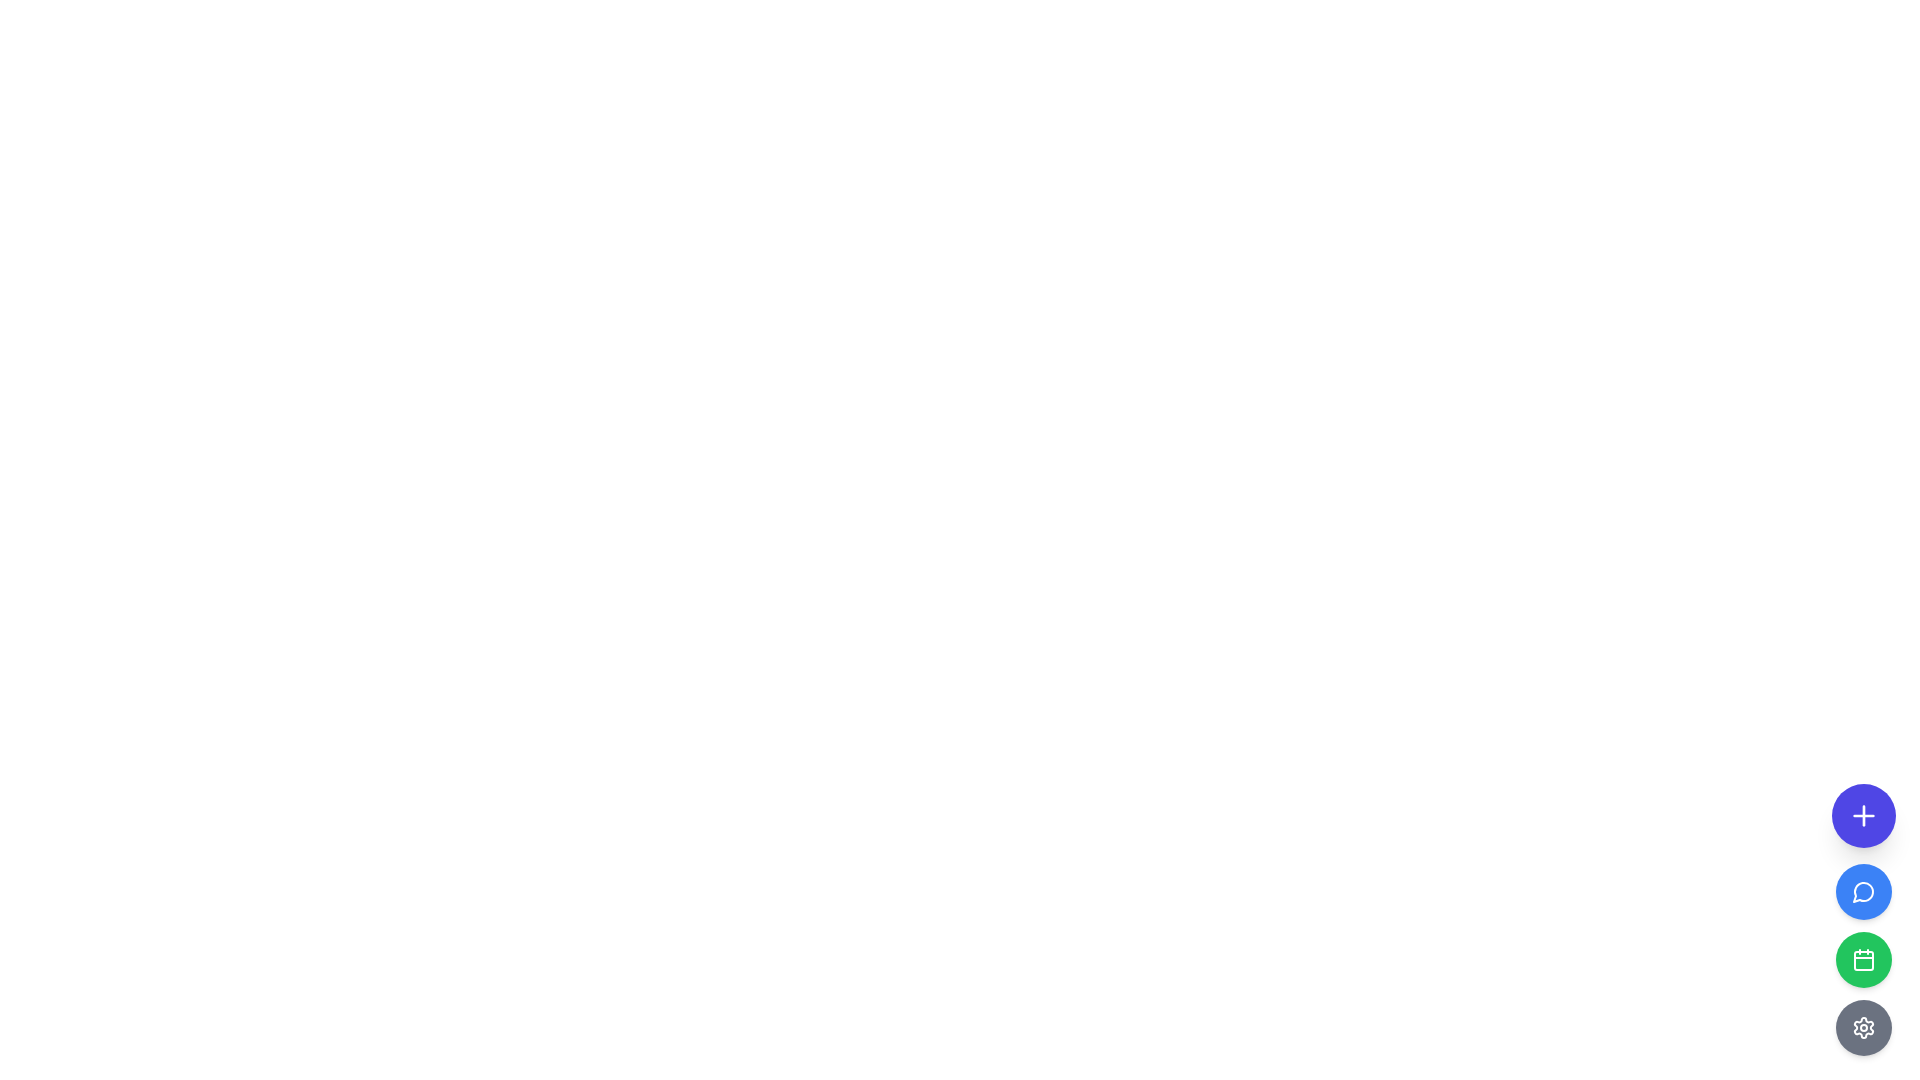 The width and height of the screenshot is (1920, 1080). What do you see at coordinates (1862, 1028) in the screenshot?
I see `the gear icon button in the bottom-right corner of the interface` at bounding box center [1862, 1028].